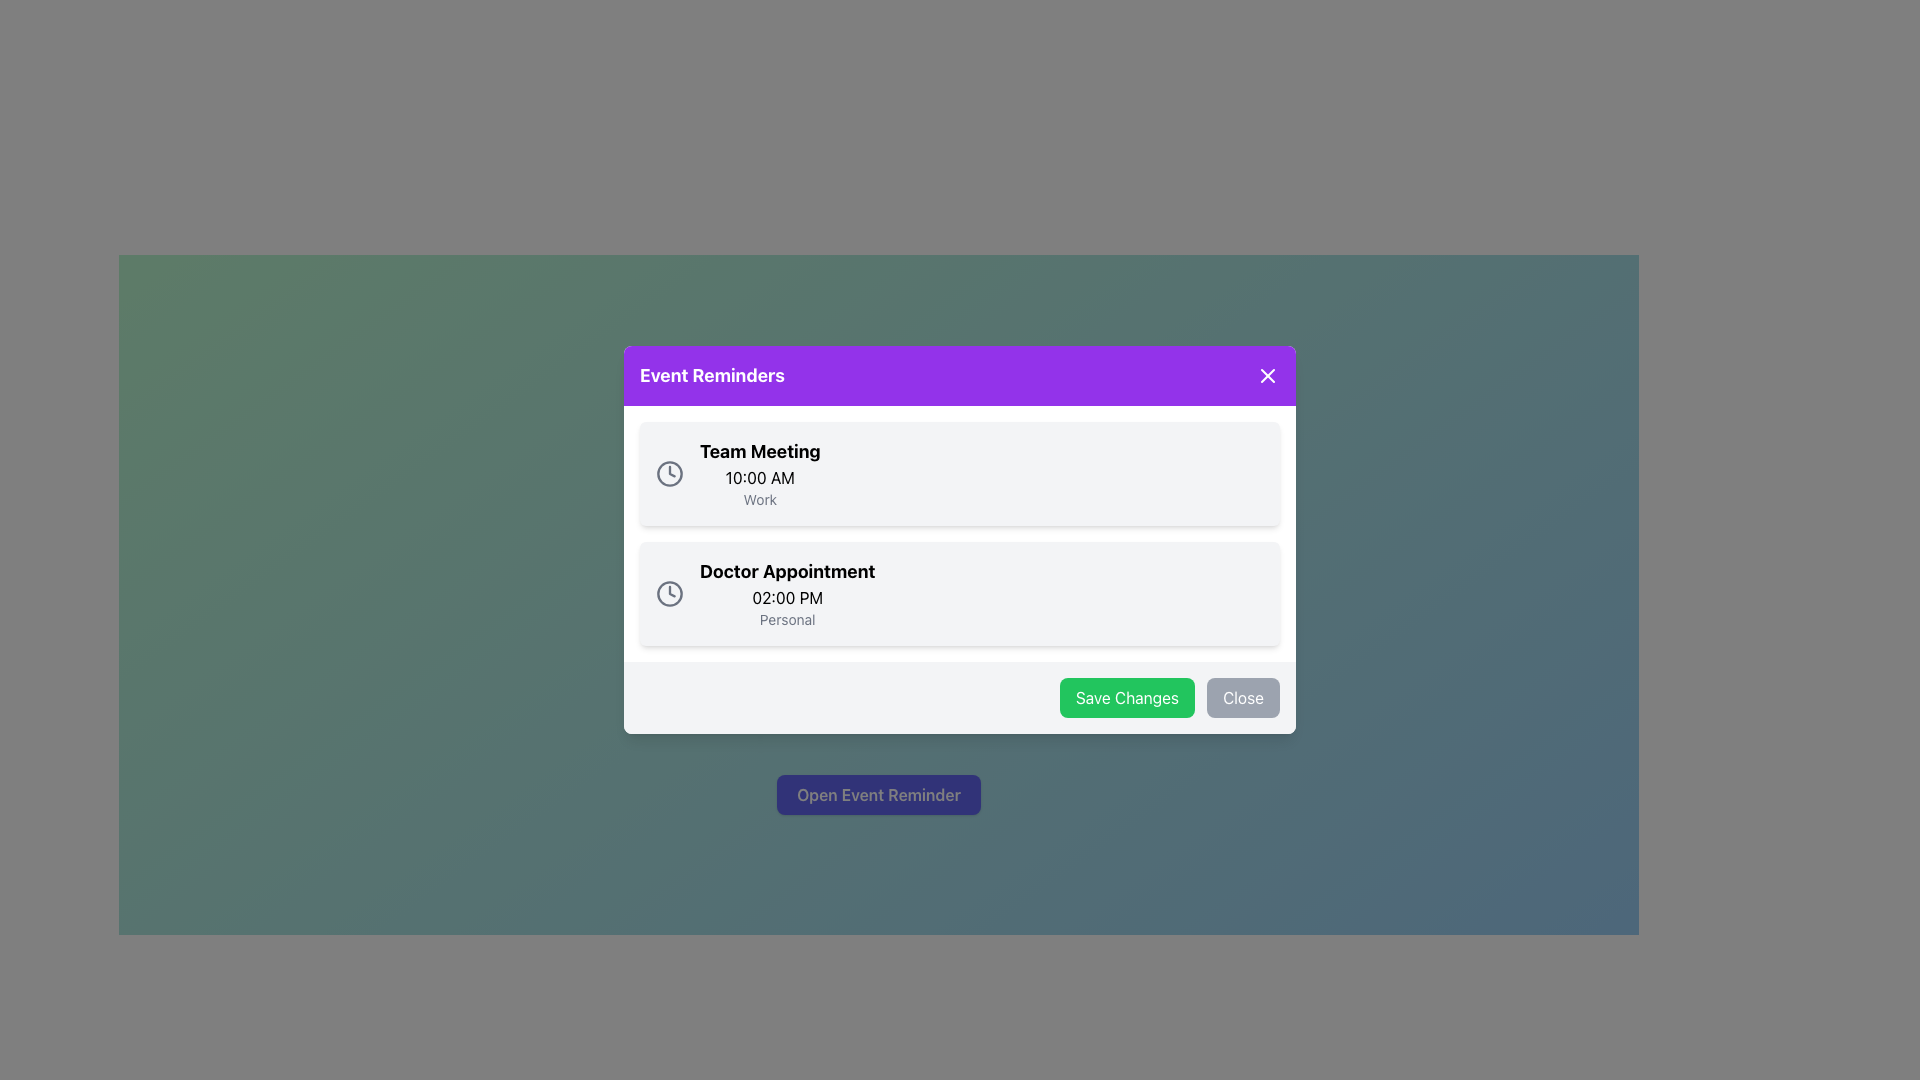  I want to click on the dismiss button located at the bottom-right corner of the modal, so click(1242, 697).